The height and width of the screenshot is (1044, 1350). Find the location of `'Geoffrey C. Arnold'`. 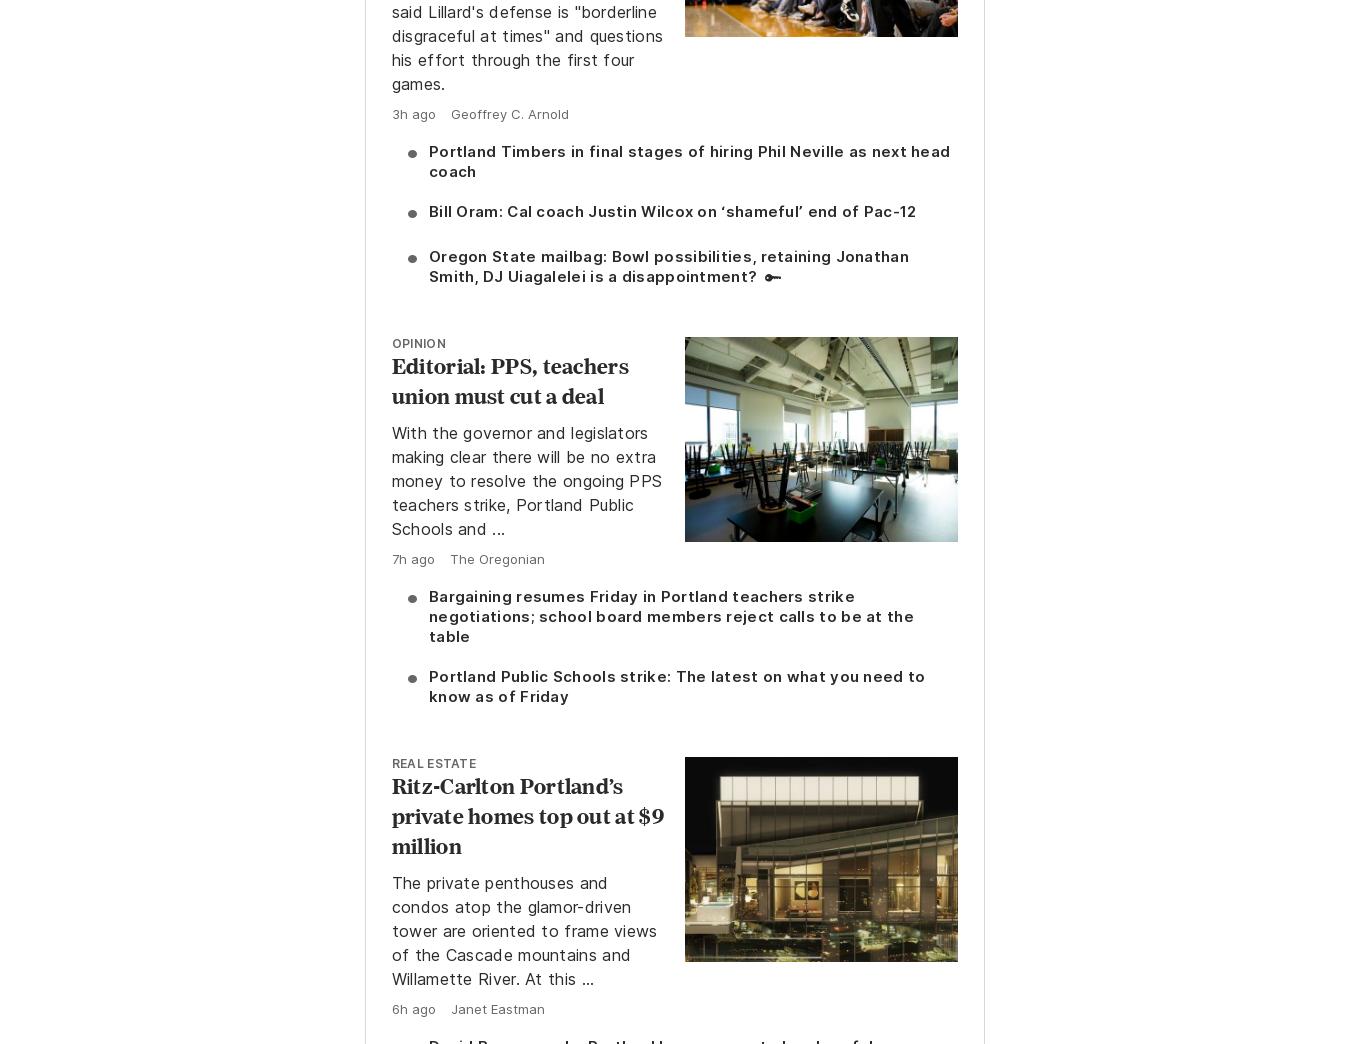

'Geoffrey C. Arnold' is located at coordinates (507, 114).